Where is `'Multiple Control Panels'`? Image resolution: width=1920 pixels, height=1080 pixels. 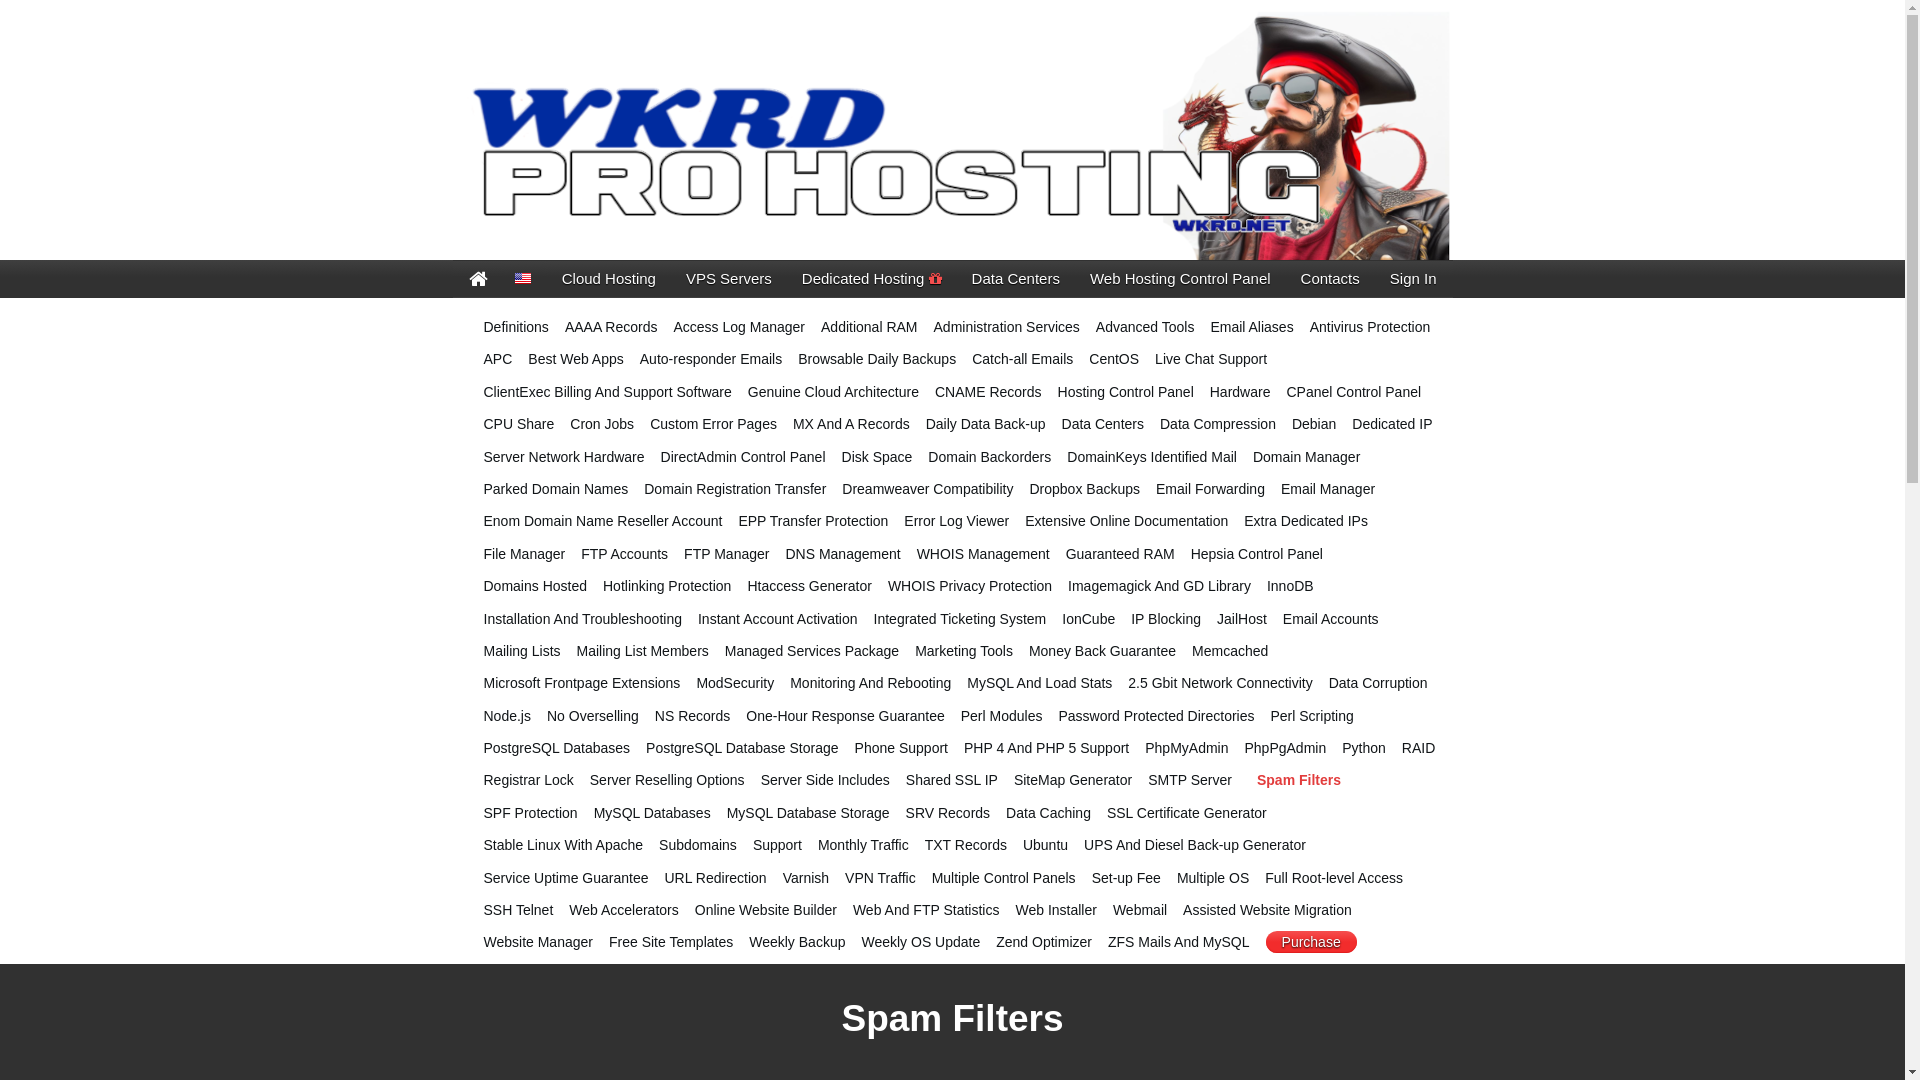 'Multiple Control Panels' is located at coordinates (1003, 877).